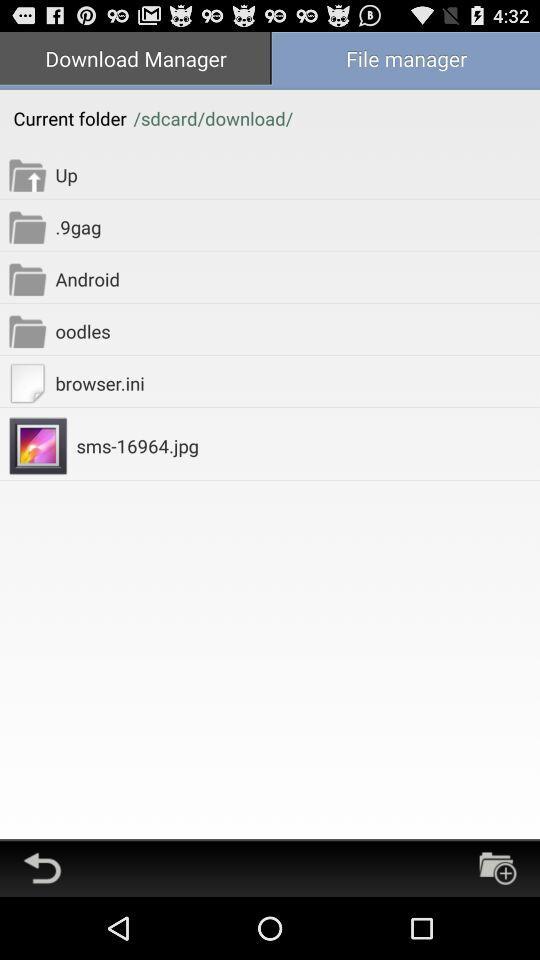 This screenshot has height=960, width=540. I want to click on the browser.ini app, so click(296, 382).